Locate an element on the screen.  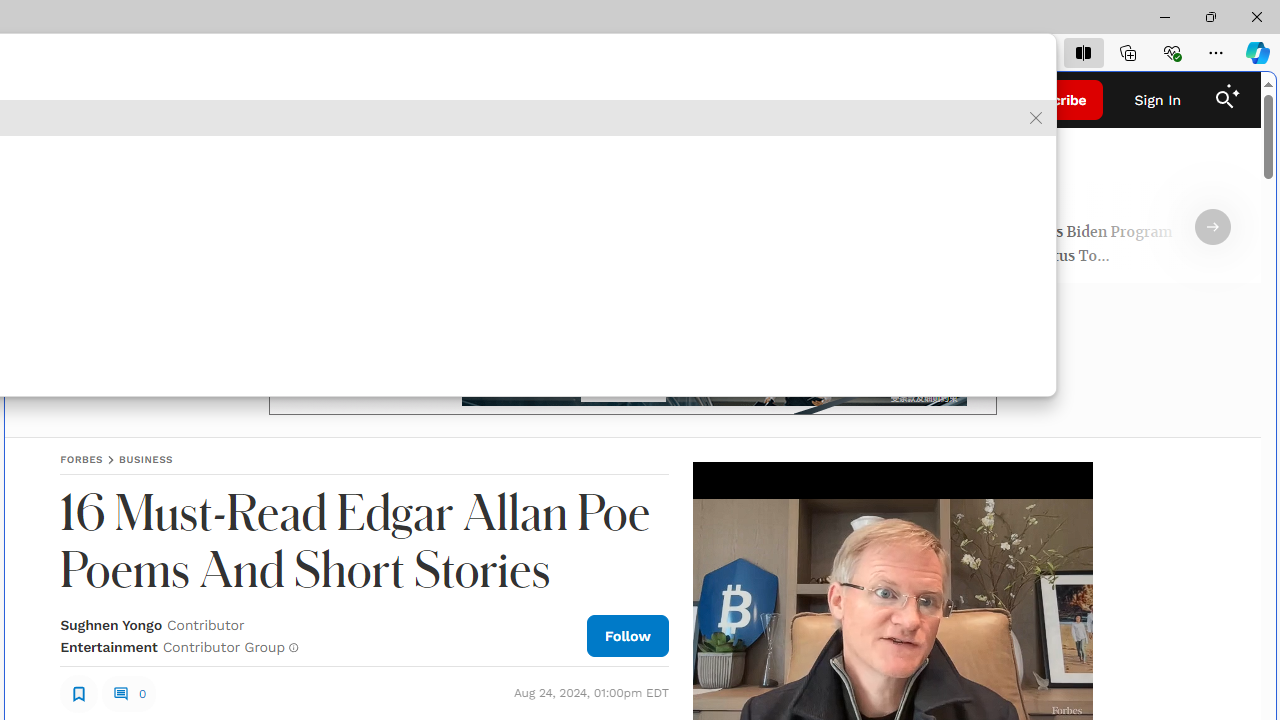
'Subscribe' is located at coordinates (1052, 100).